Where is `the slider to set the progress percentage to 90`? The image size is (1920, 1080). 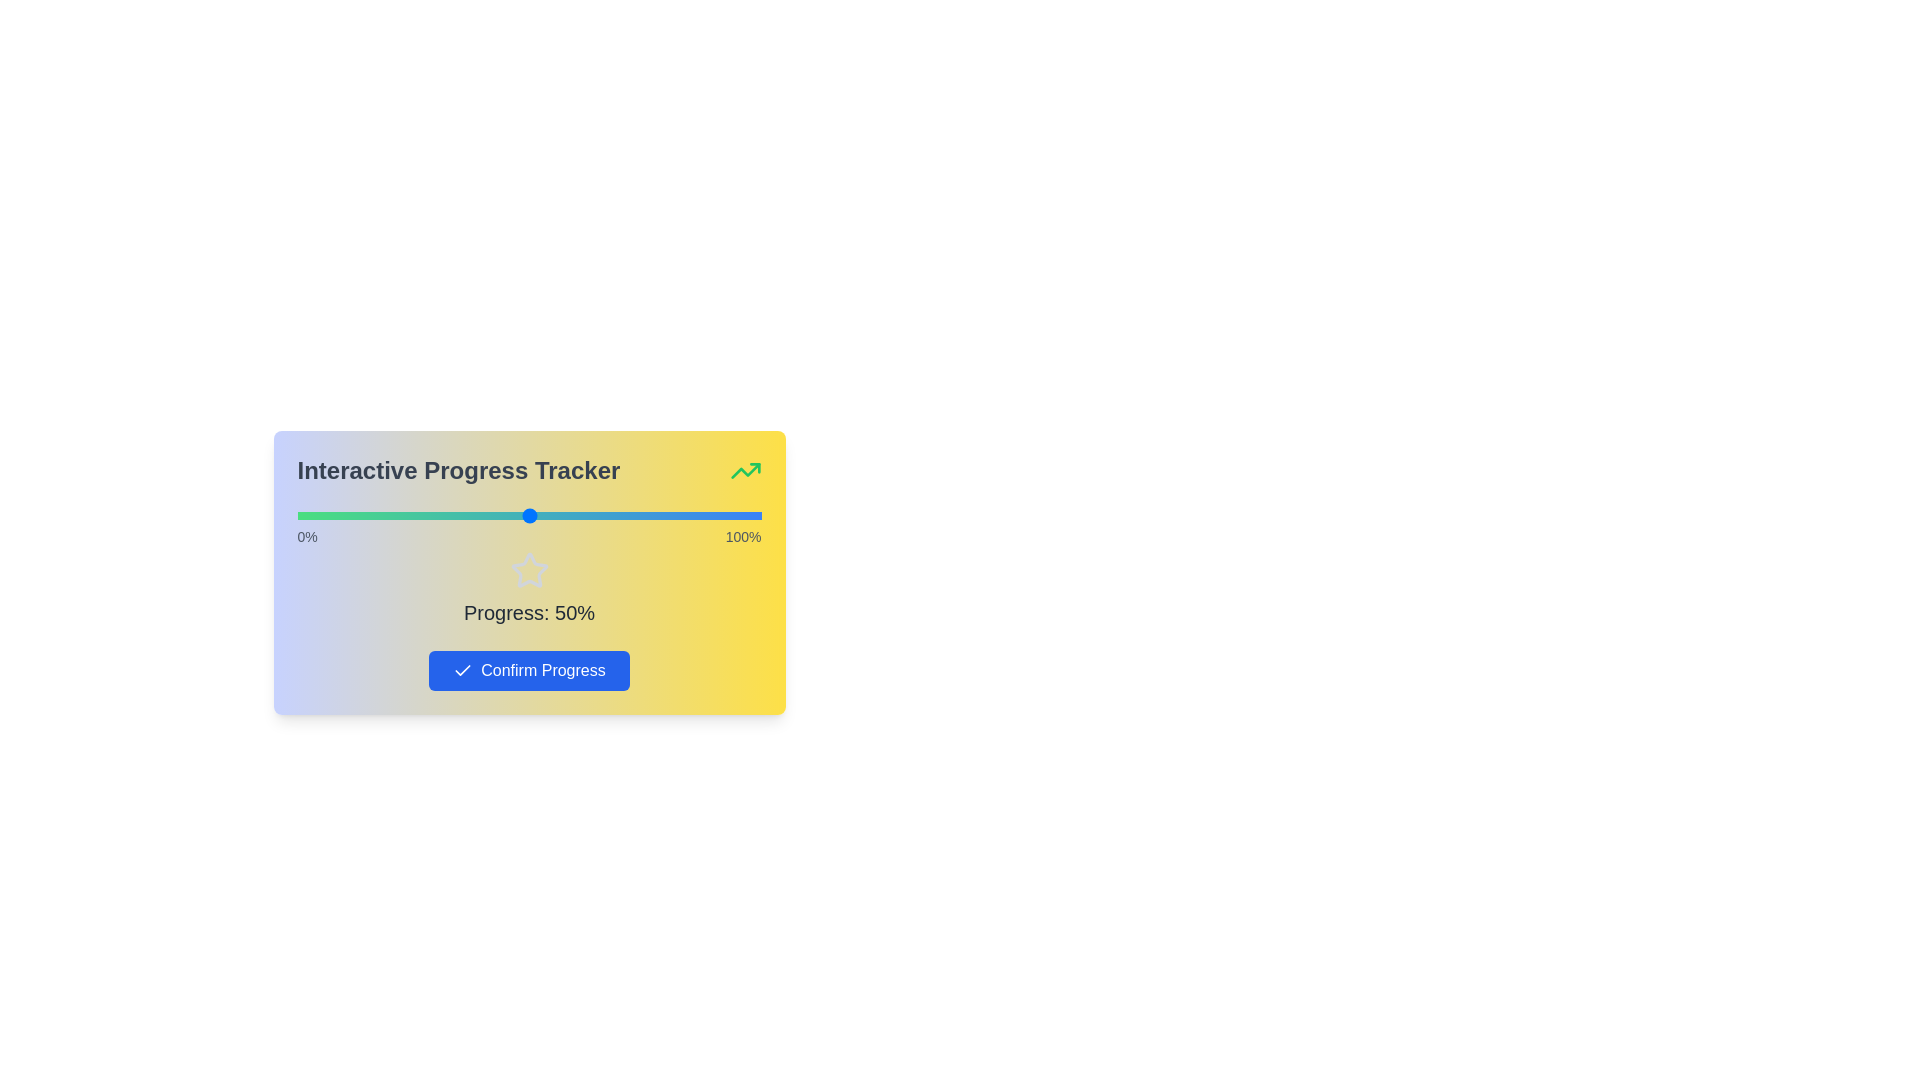 the slider to set the progress percentage to 90 is located at coordinates (715, 515).